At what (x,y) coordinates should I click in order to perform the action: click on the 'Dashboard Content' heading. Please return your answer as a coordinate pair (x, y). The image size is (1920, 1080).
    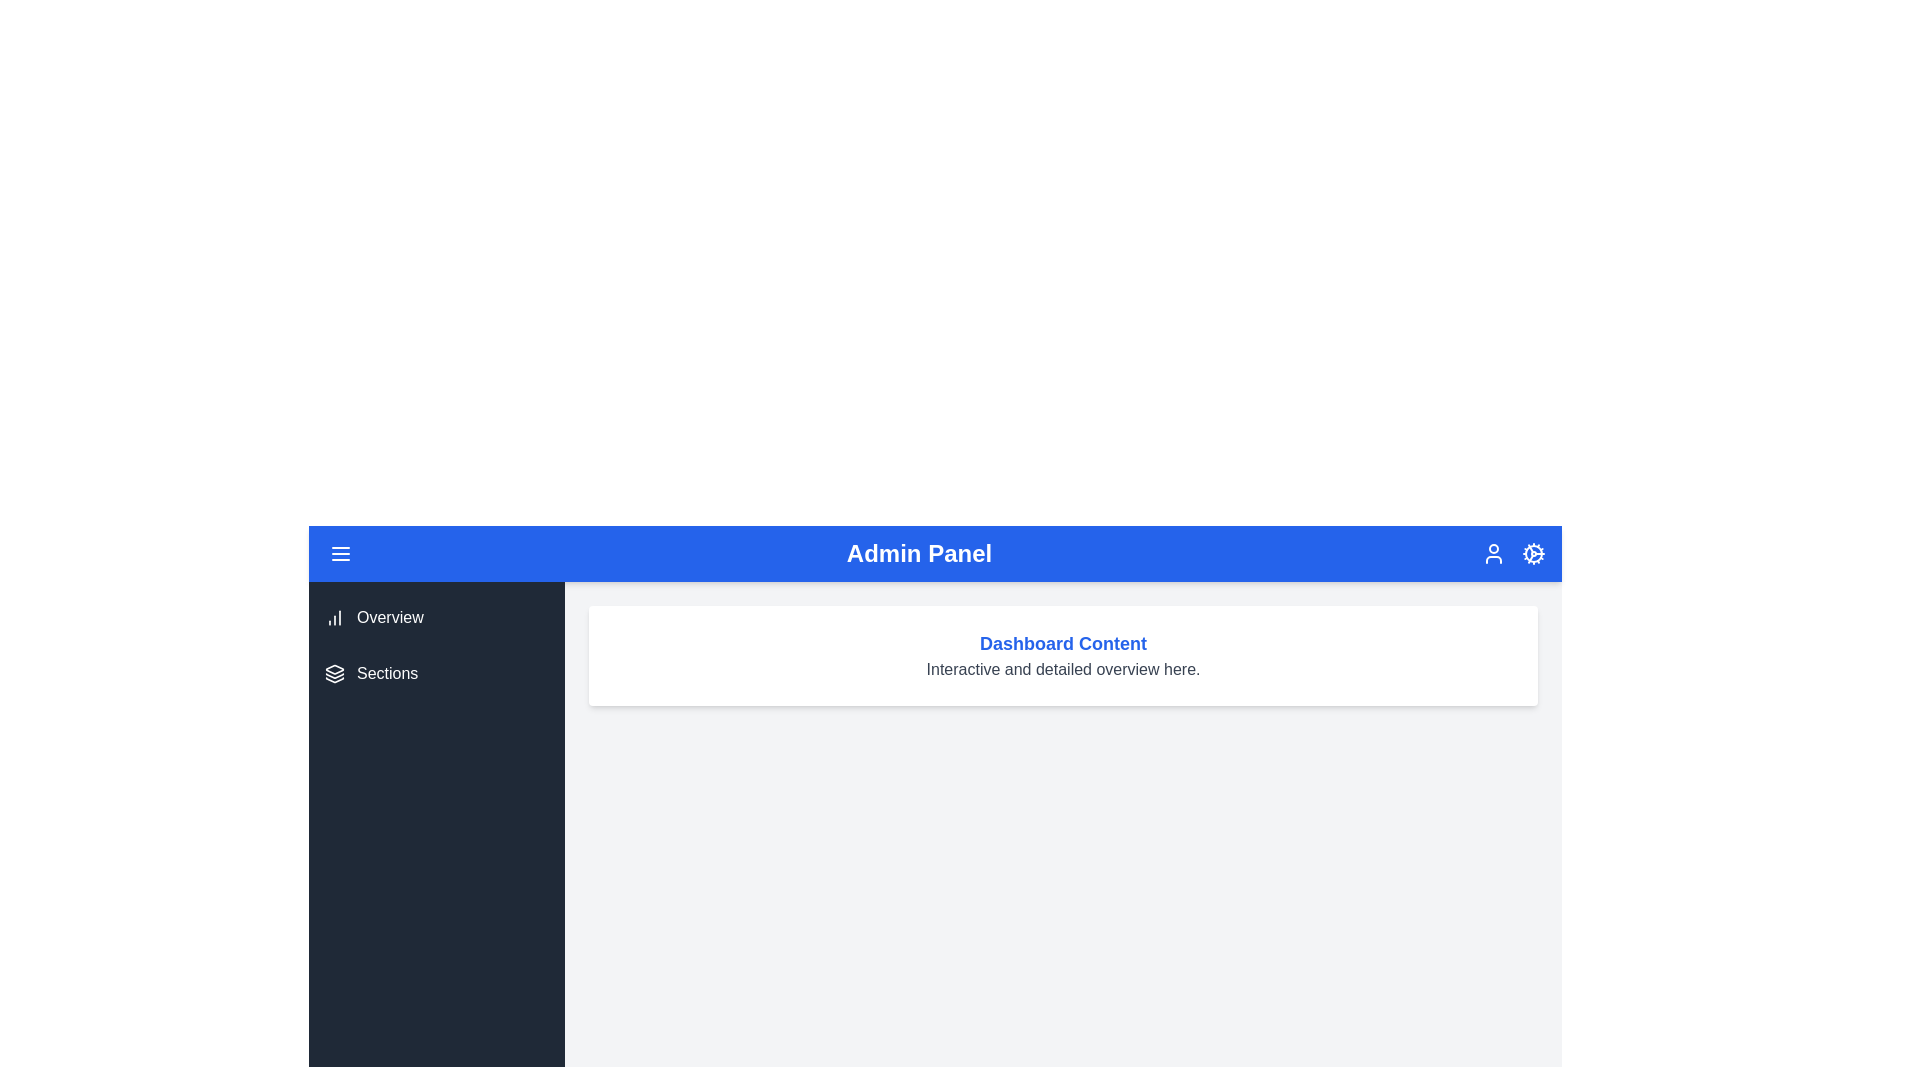
    Looking at the image, I should click on (1062, 644).